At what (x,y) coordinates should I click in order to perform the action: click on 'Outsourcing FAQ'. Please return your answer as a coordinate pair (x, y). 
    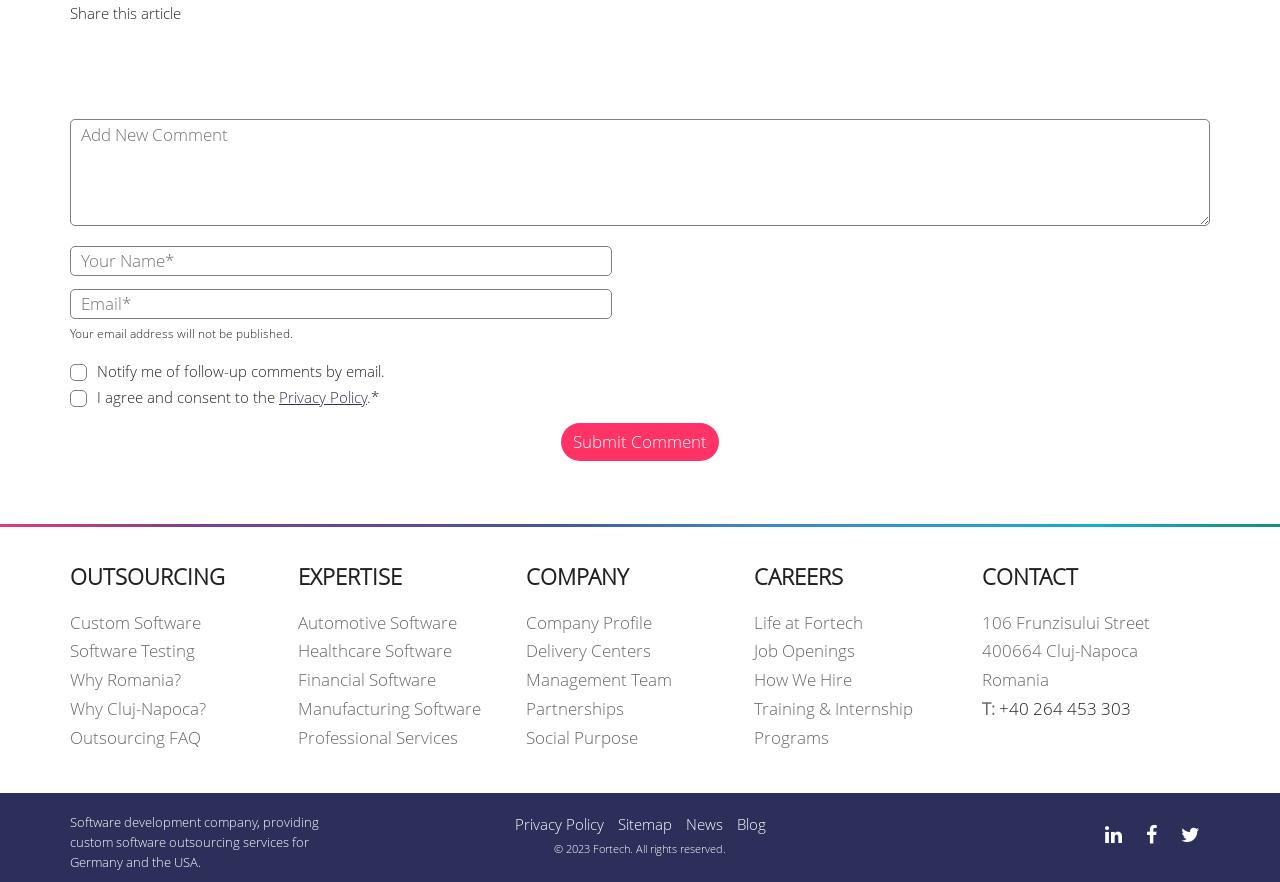
    Looking at the image, I should click on (70, 736).